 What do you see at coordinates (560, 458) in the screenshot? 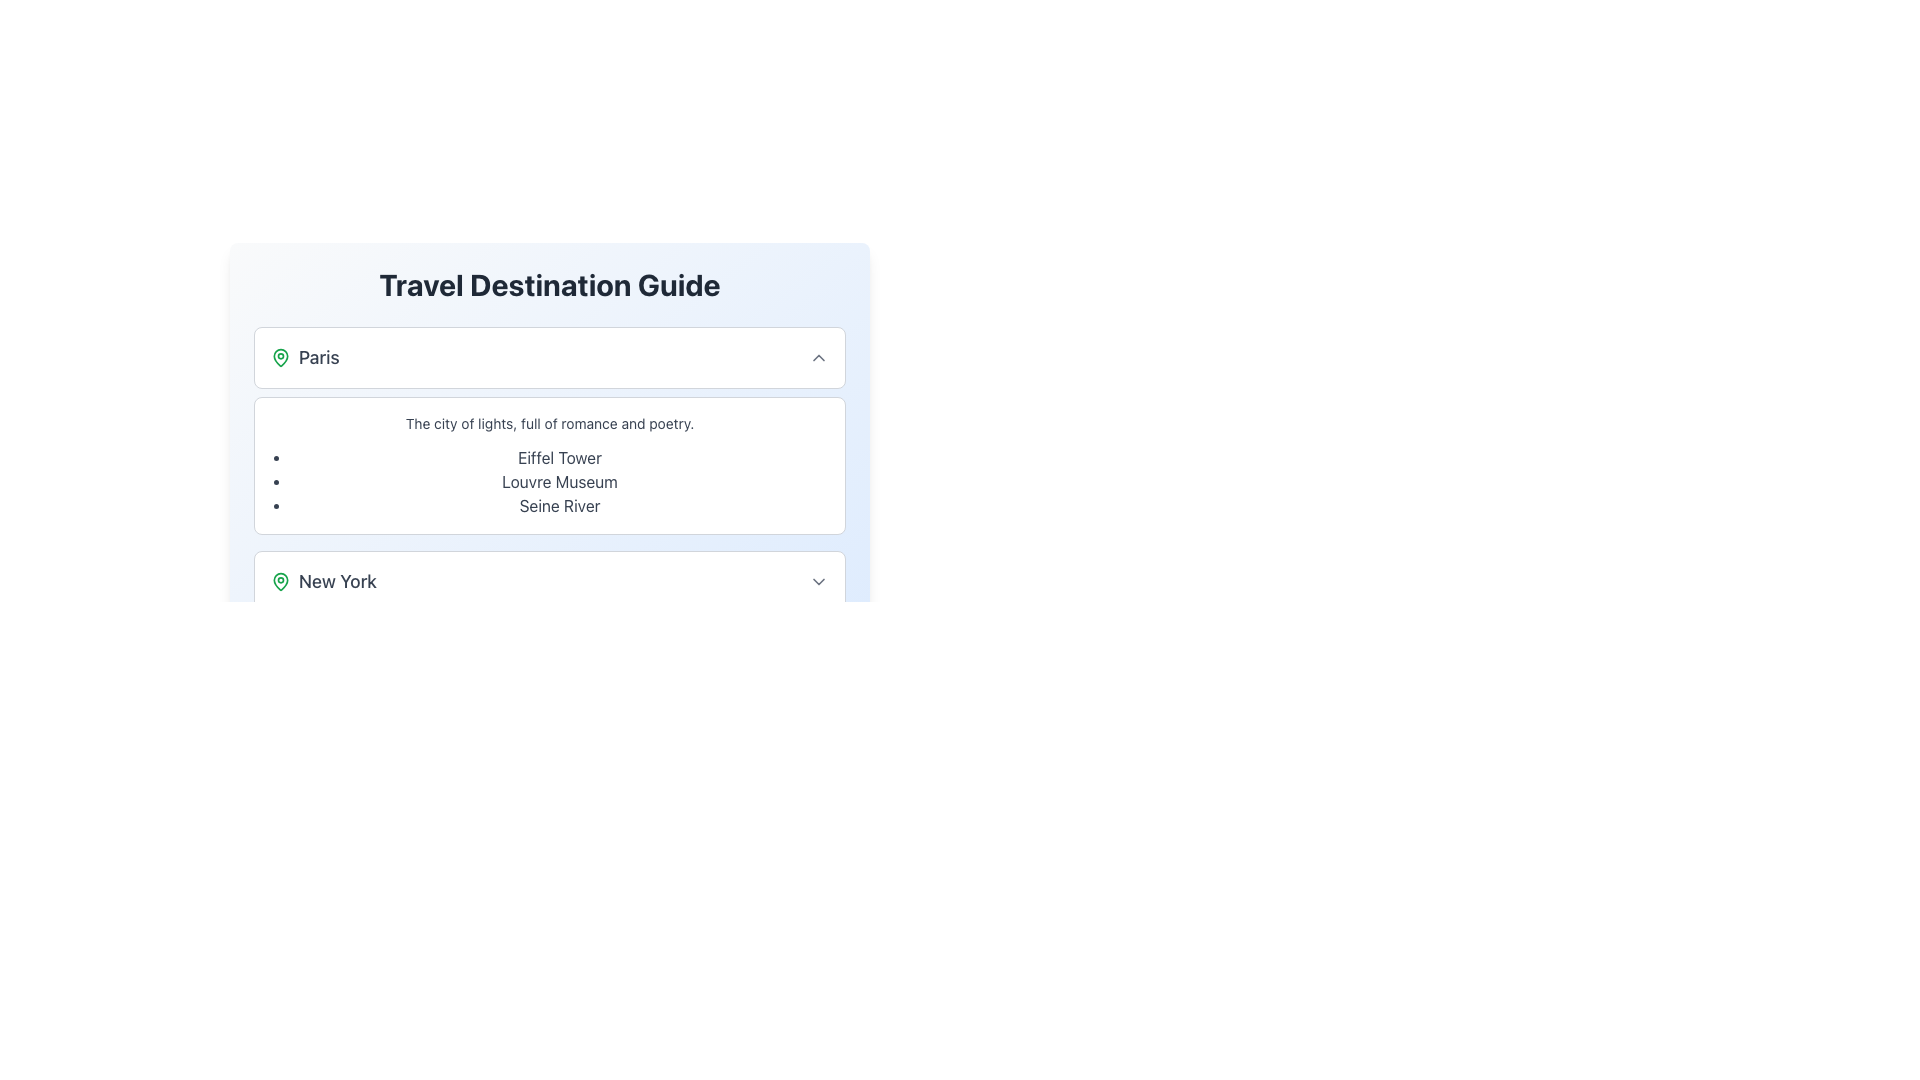
I see `text content of the first item in the bulleted list displaying 'Eiffel Tower', which is part of the section dedicated to 'Paris' under the 'Travel Destination Guide'` at bounding box center [560, 458].